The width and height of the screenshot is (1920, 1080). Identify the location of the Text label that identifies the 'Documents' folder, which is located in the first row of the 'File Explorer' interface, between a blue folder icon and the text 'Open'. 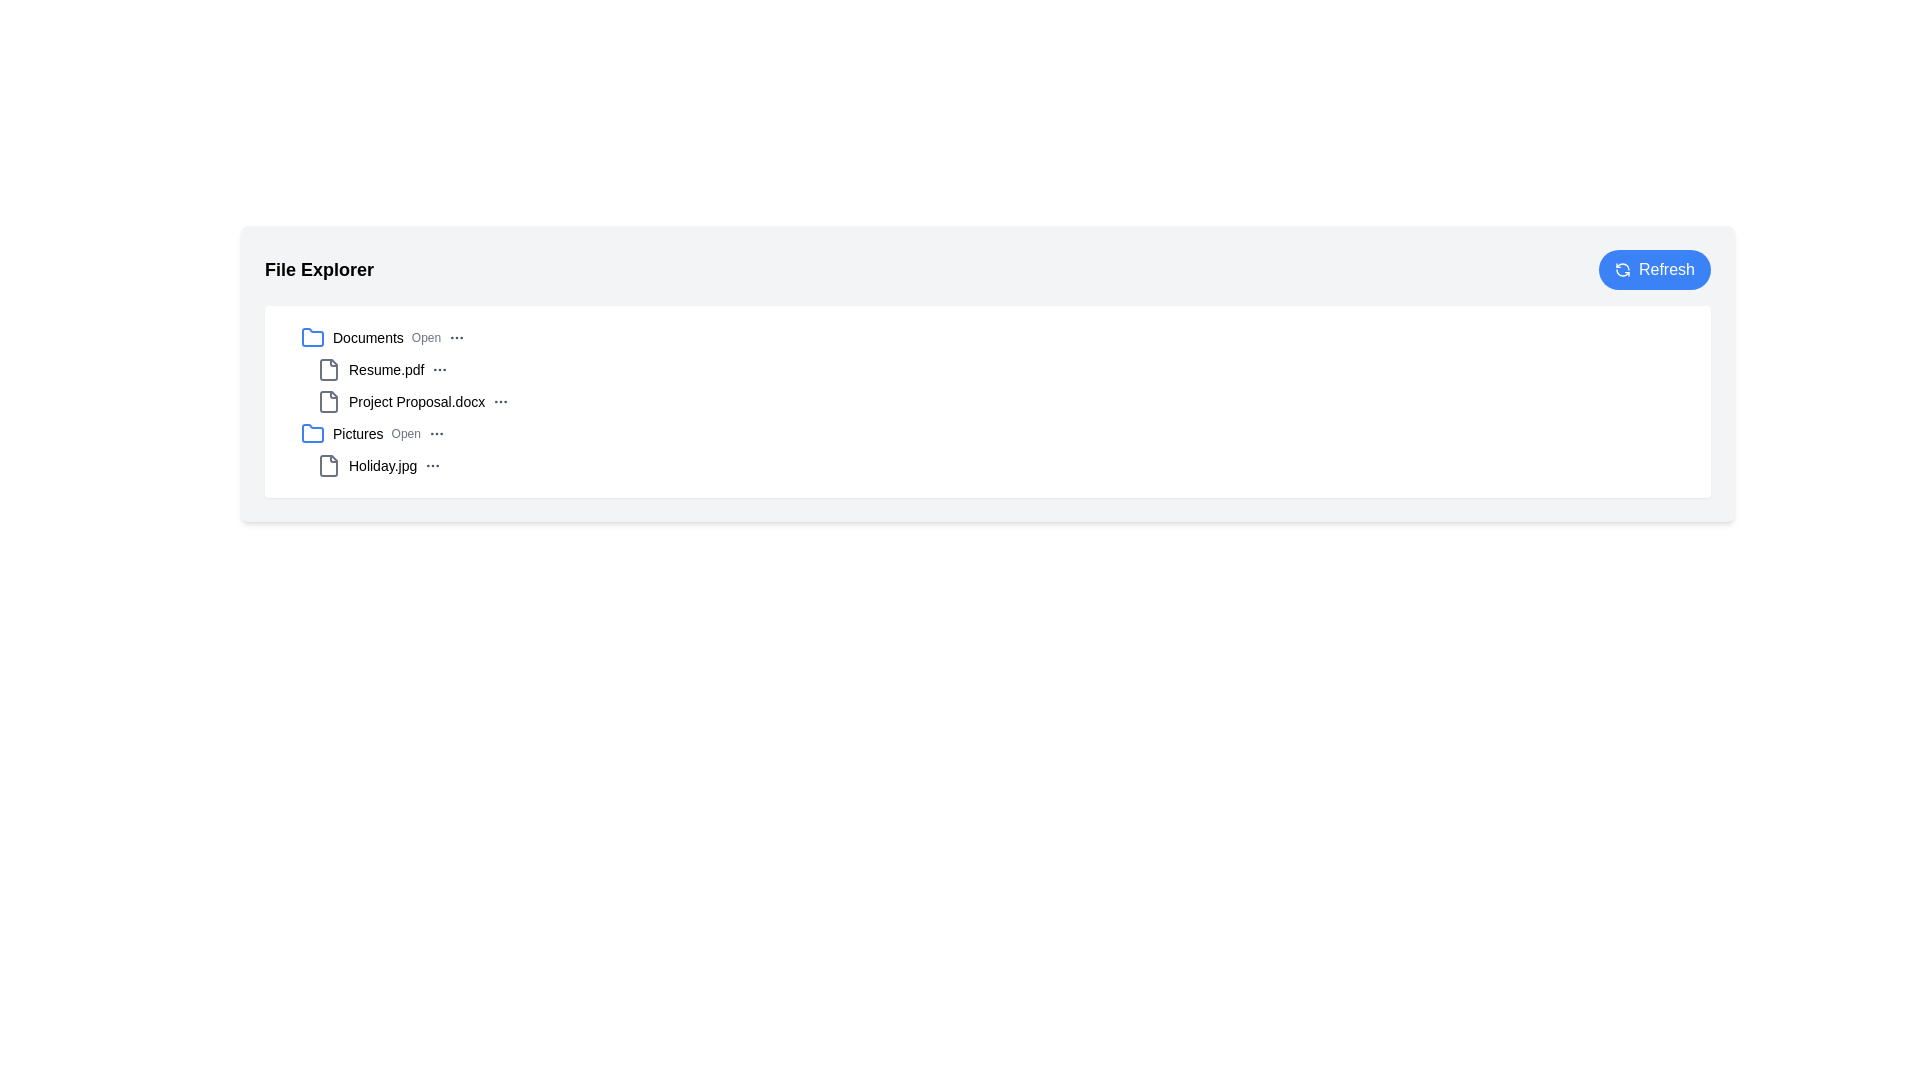
(368, 337).